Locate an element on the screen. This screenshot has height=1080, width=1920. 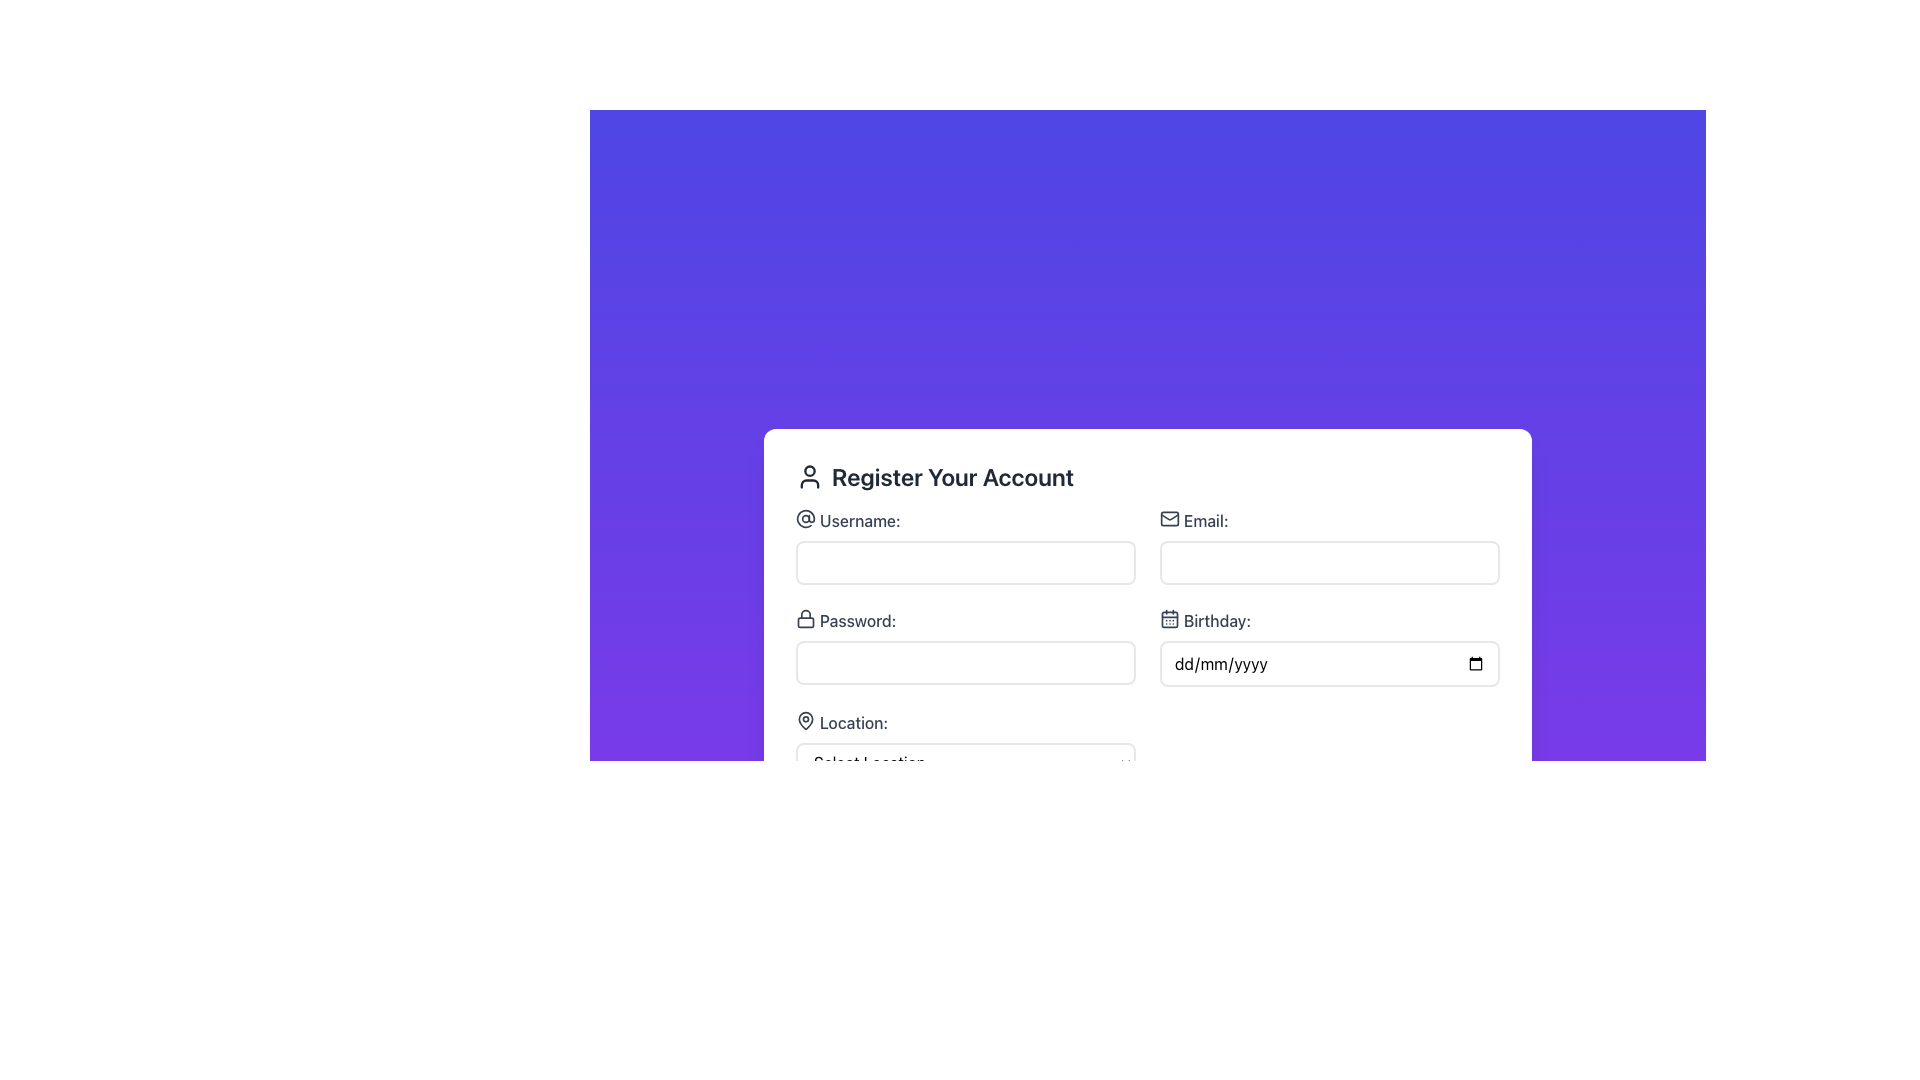
the decorative envelope icon that symbolizes email, located near the top-right corner of the form, adjacent to the 'Email:' input field is located at coordinates (1170, 518).